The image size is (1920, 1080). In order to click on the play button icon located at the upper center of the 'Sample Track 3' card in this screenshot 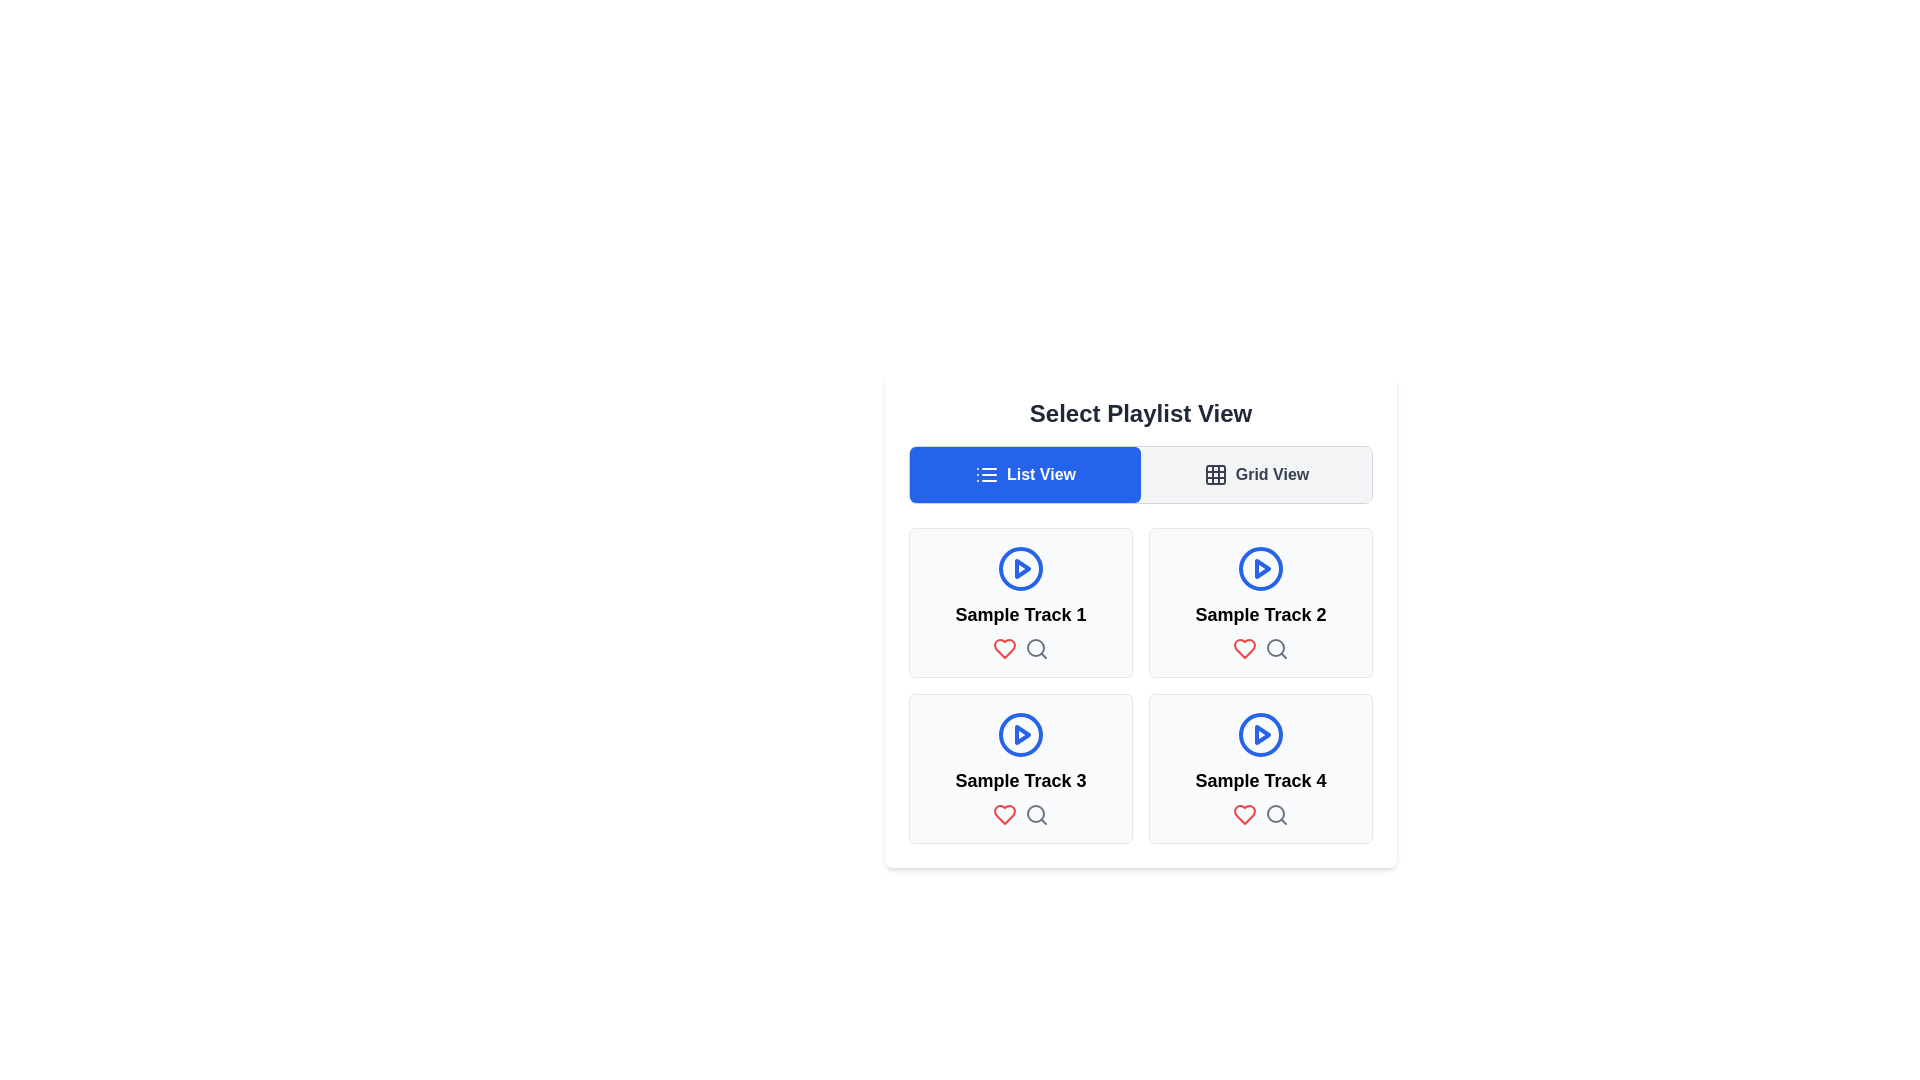, I will do `click(1021, 735)`.